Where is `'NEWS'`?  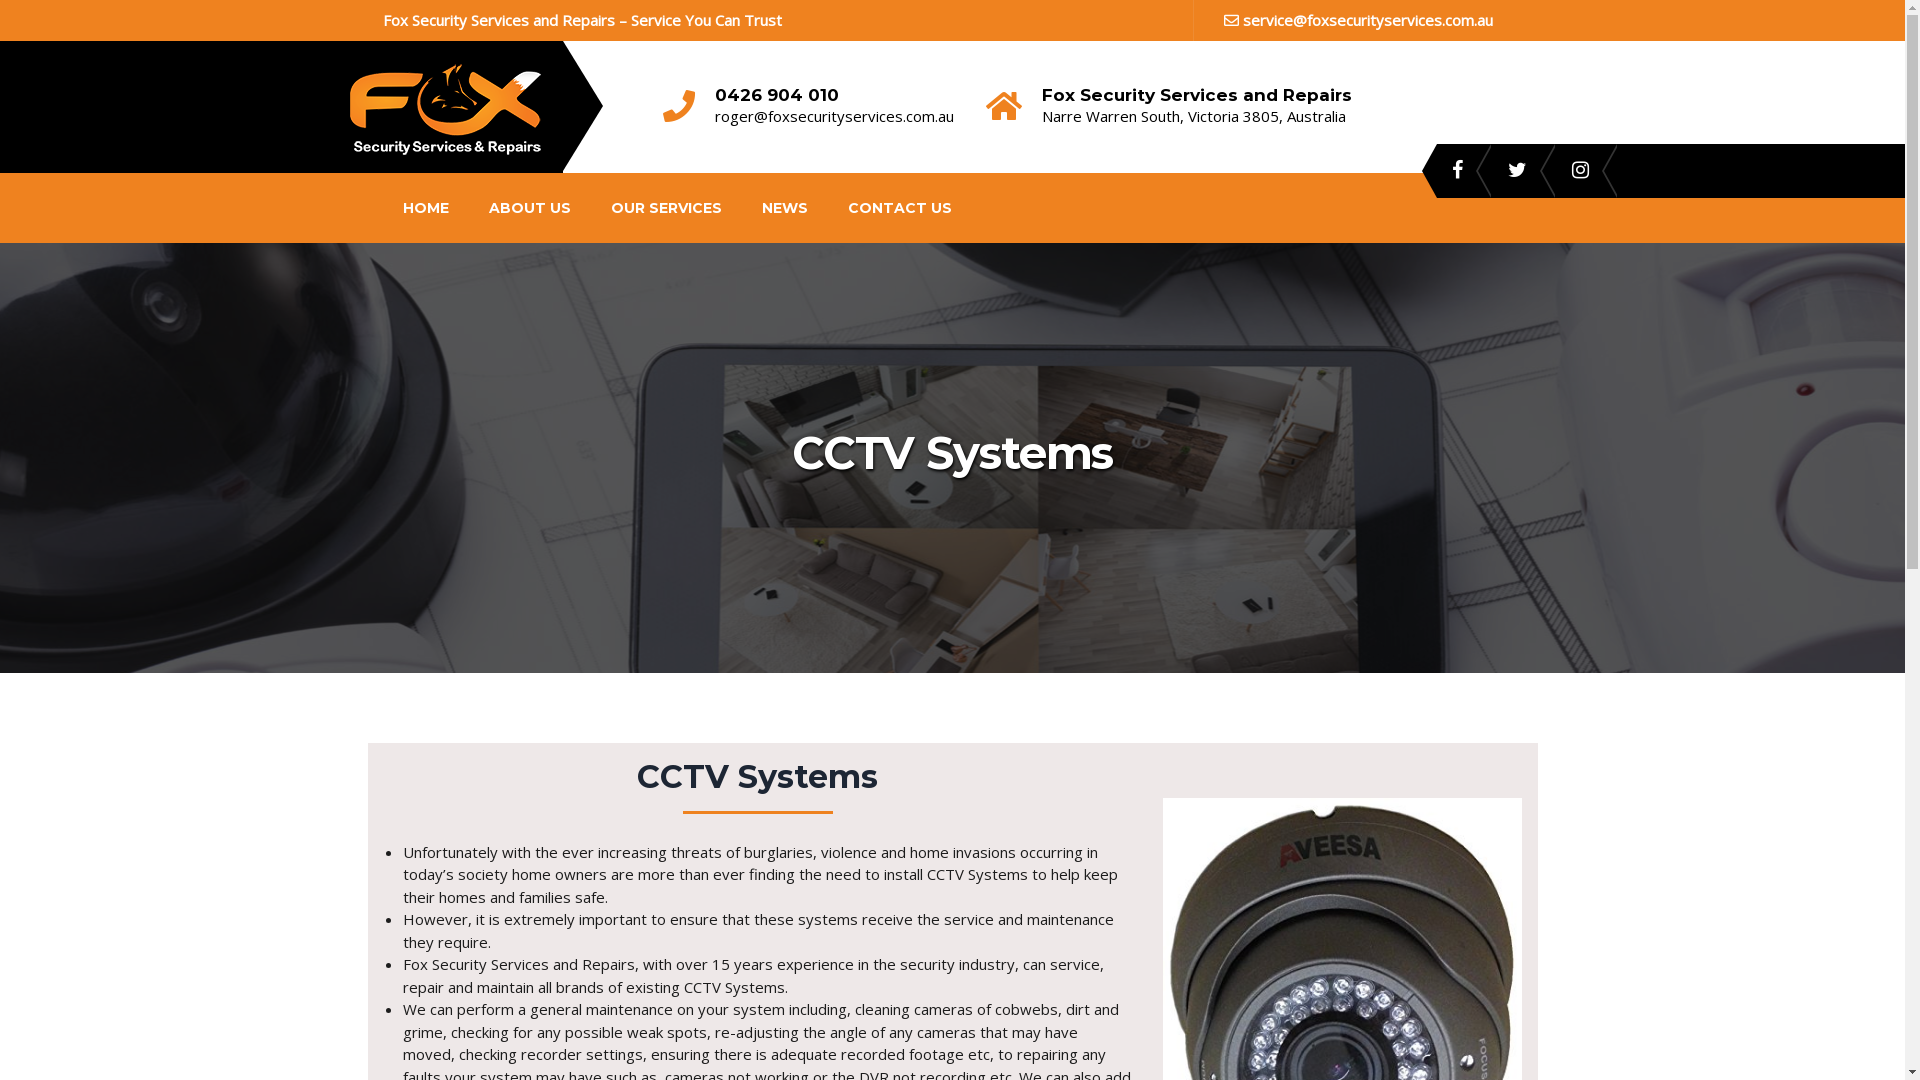 'NEWS' is located at coordinates (741, 205).